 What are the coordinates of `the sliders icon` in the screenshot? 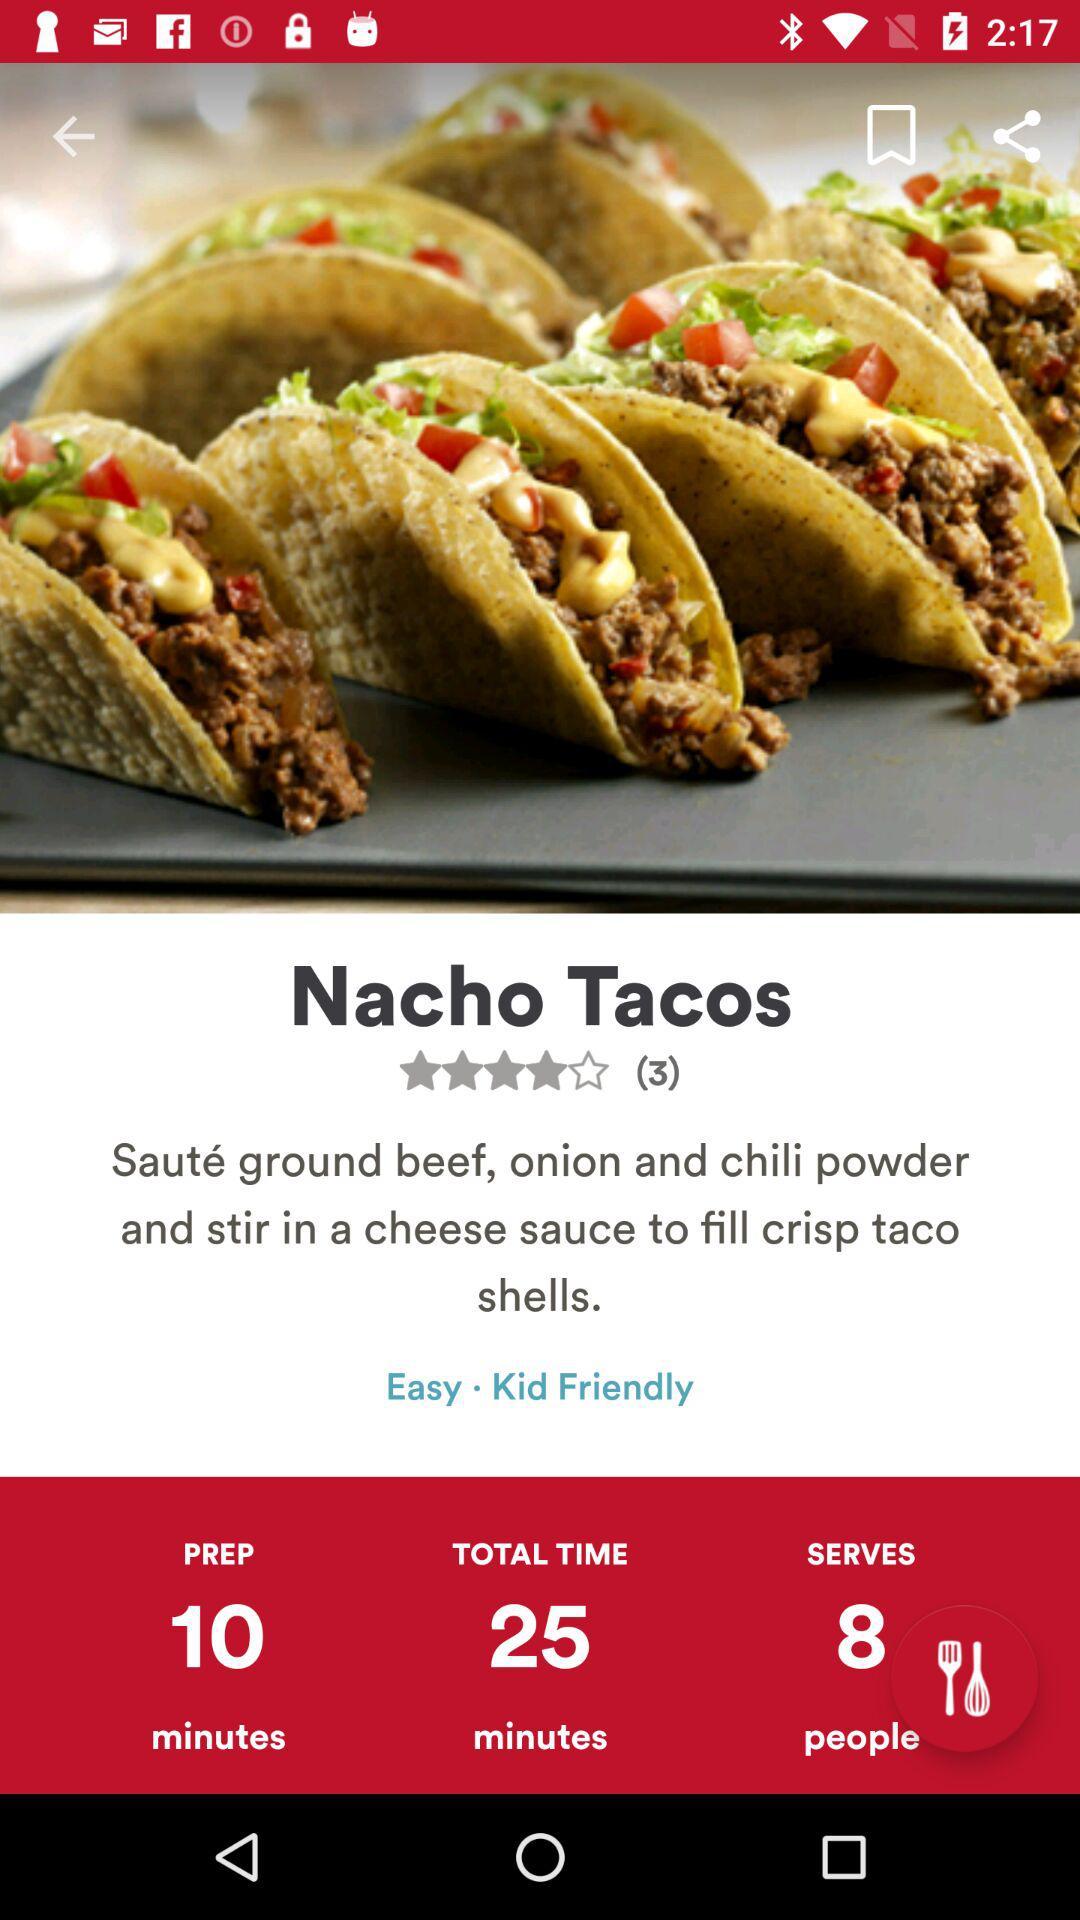 It's located at (963, 1678).